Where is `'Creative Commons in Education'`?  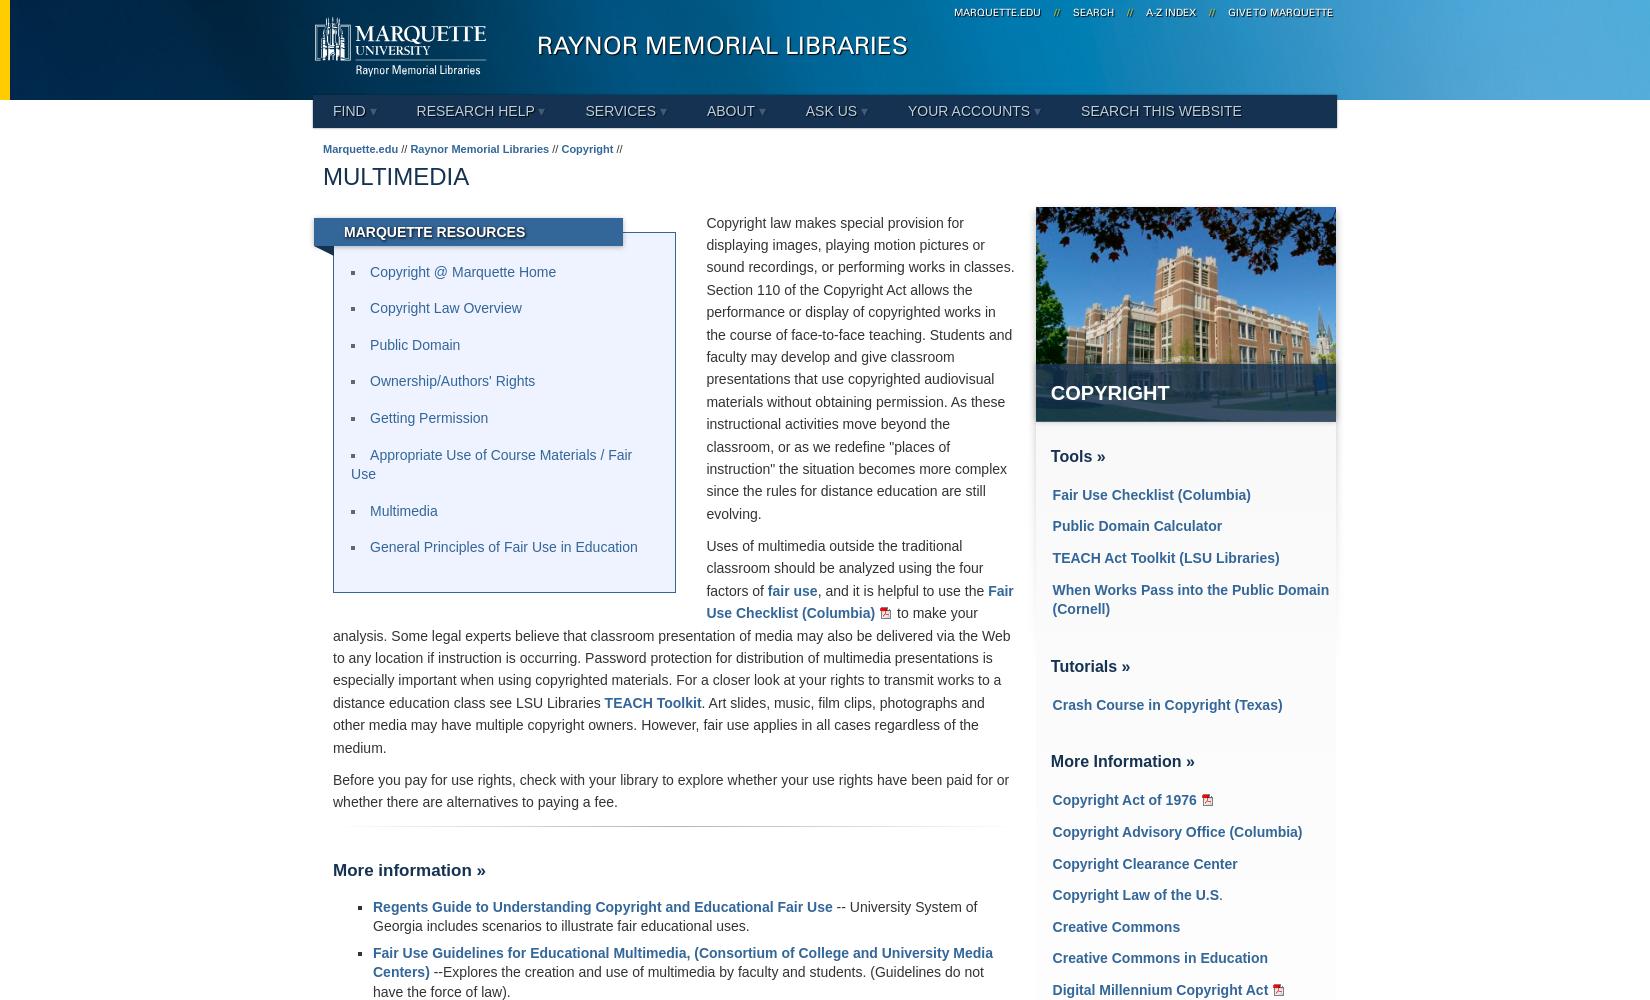 'Creative Commons in Education' is located at coordinates (1052, 957).